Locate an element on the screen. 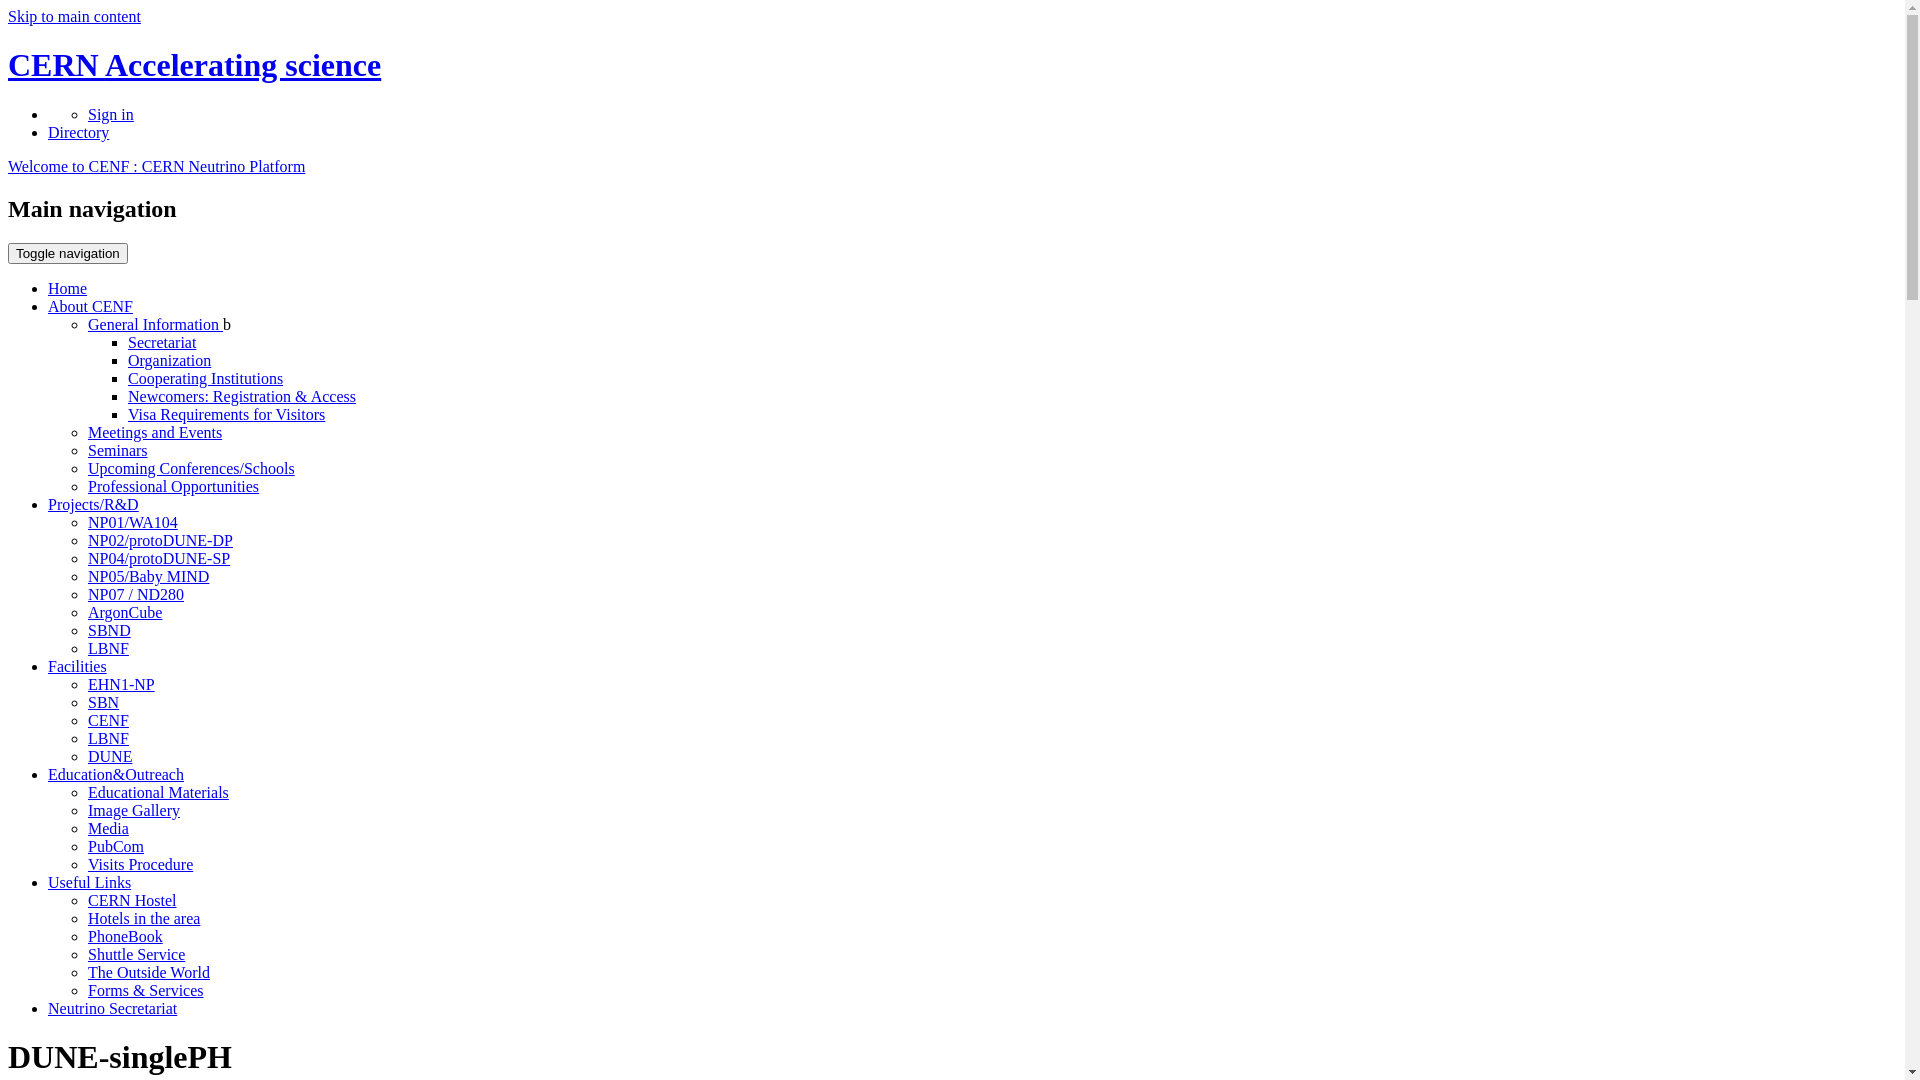 The height and width of the screenshot is (1080, 1920). 'NP02/protoDUNE-DP' is located at coordinates (160, 540).